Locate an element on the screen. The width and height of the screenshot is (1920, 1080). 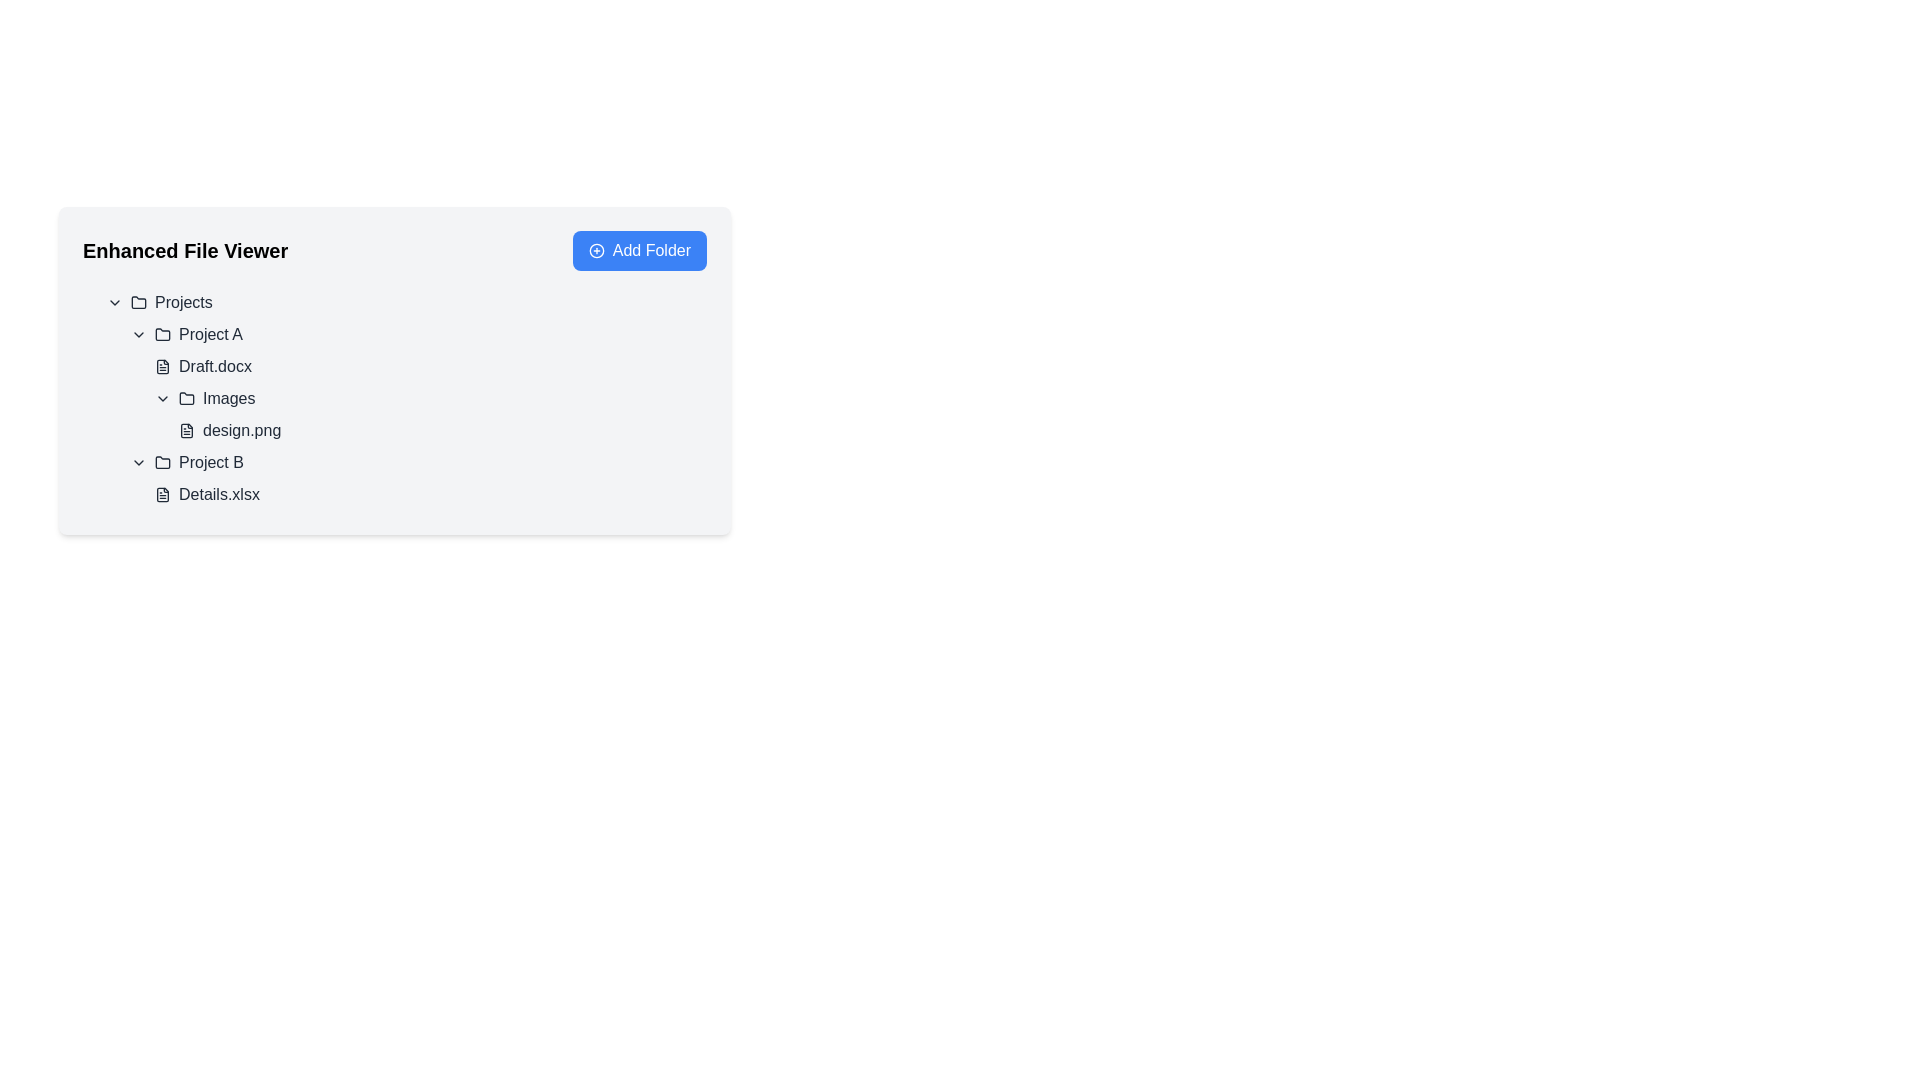
the 'Projects' label, which is located near the top-left area of the page inside the 'Enhanced File Viewer' section, beside a folder icon is located at coordinates (183, 303).